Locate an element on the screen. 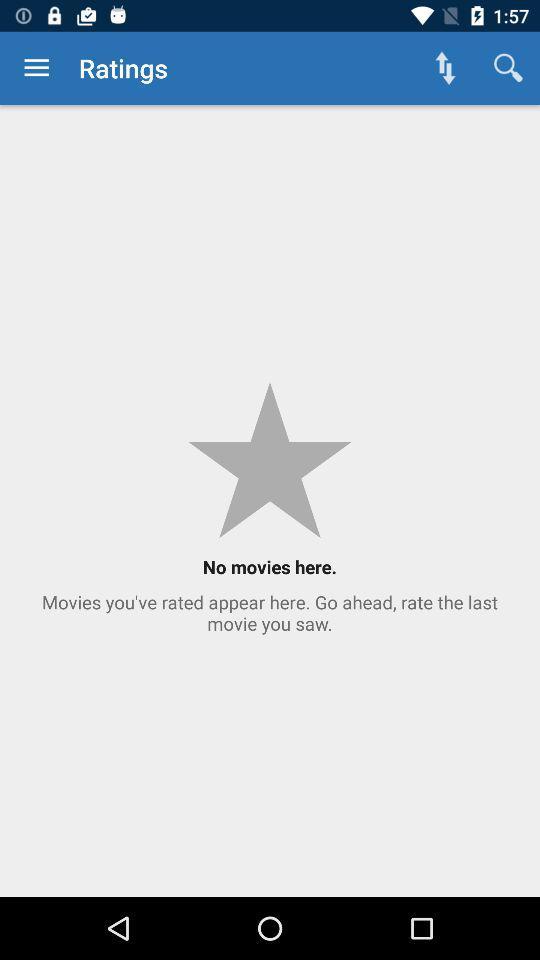 The width and height of the screenshot is (540, 960). icon to the right of ratings icon is located at coordinates (445, 68).